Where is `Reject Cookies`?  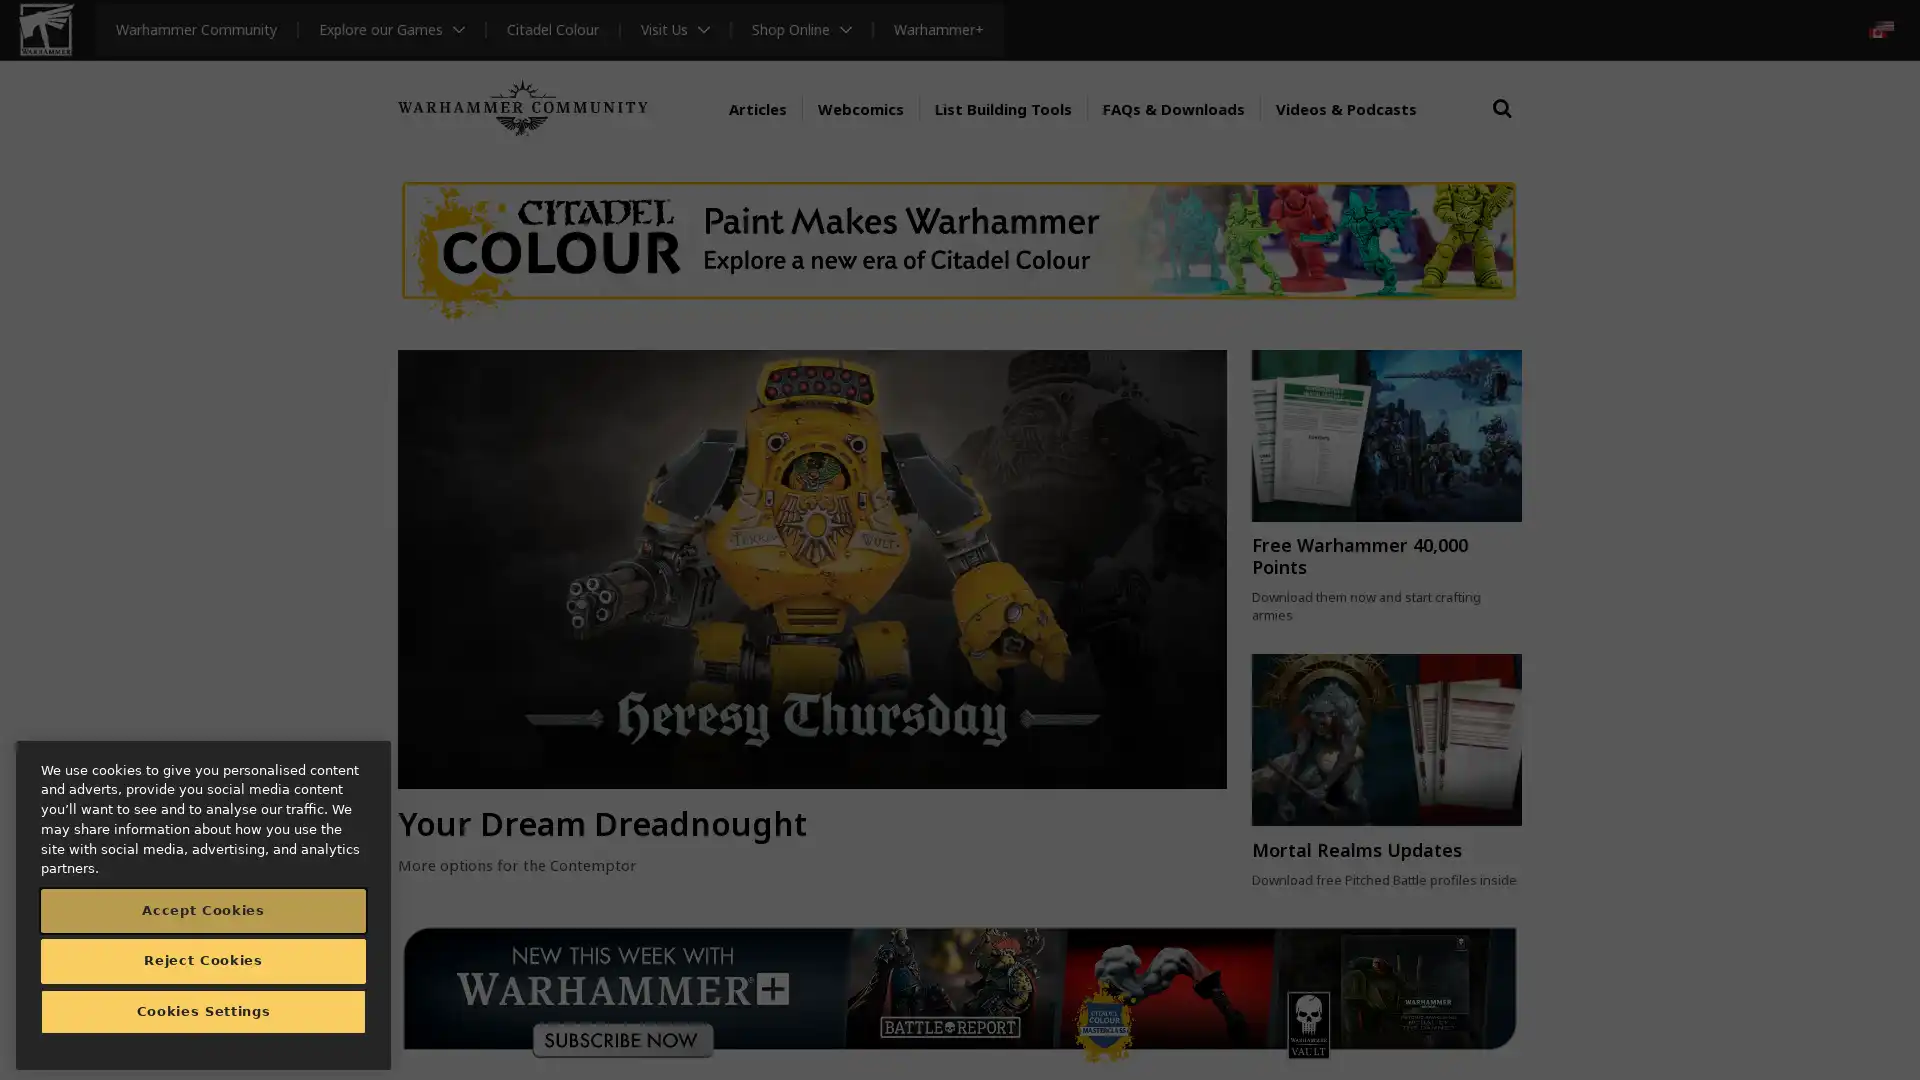 Reject Cookies is located at coordinates (203, 959).